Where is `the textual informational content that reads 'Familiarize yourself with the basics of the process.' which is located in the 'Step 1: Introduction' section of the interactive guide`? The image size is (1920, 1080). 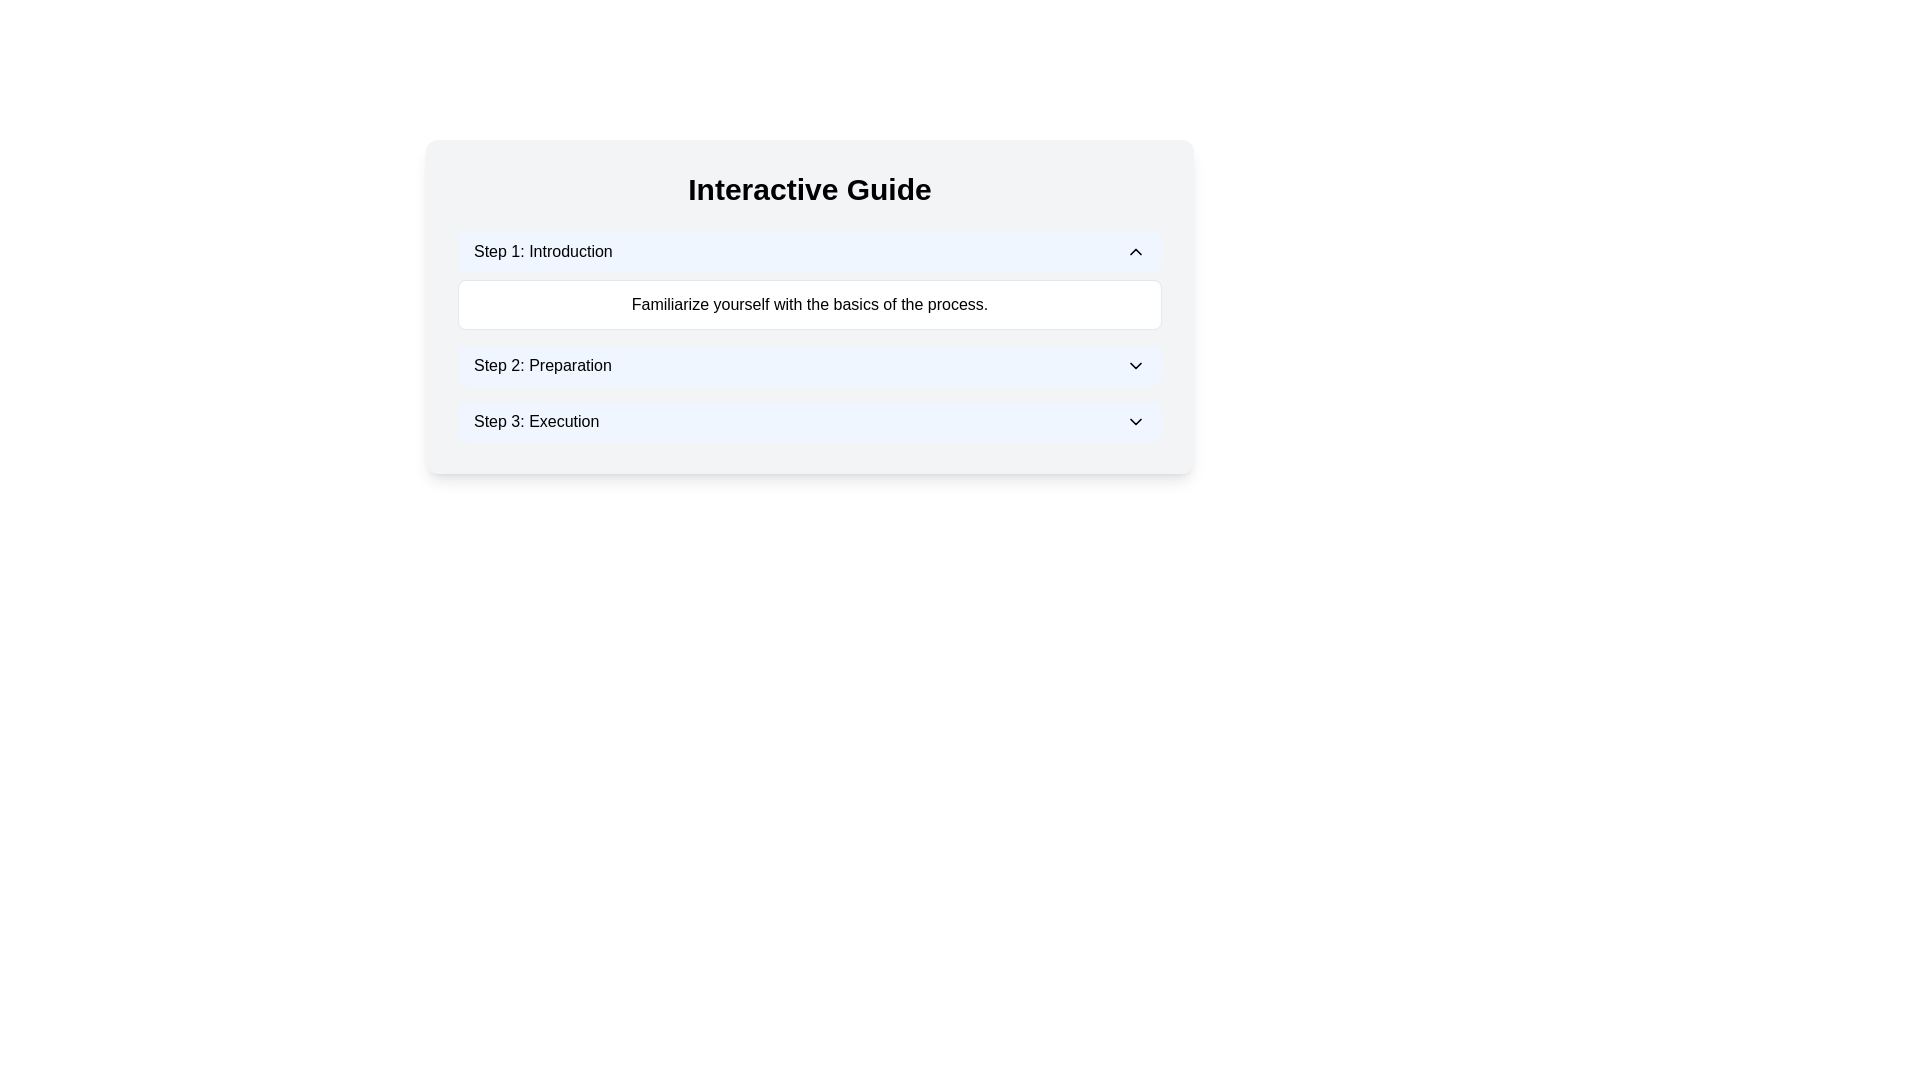 the textual informational content that reads 'Familiarize yourself with the basics of the process.' which is located in the 'Step 1: Introduction' section of the interactive guide is located at coordinates (810, 304).